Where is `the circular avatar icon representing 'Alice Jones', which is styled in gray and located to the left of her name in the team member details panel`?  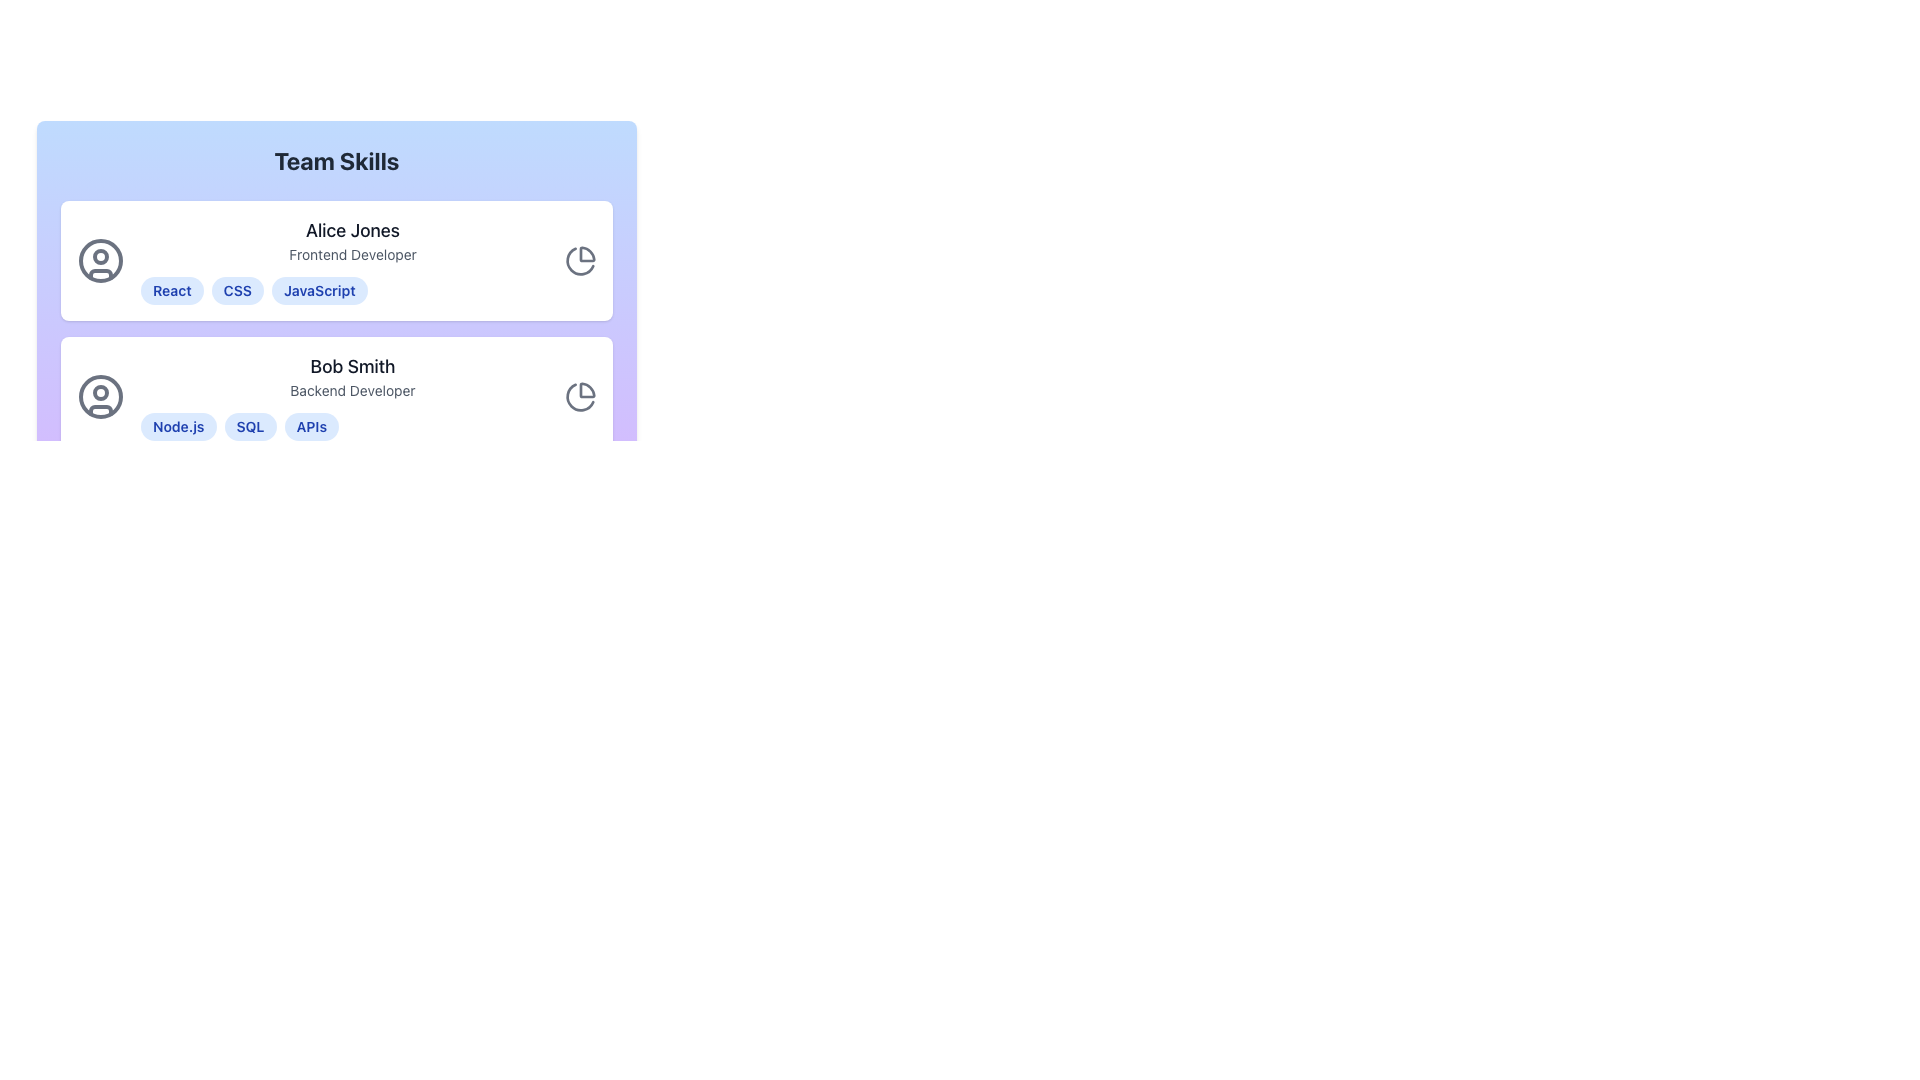
the circular avatar icon representing 'Alice Jones', which is styled in gray and located to the left of her name in the team member details panel is located at coordinates (99, 260).